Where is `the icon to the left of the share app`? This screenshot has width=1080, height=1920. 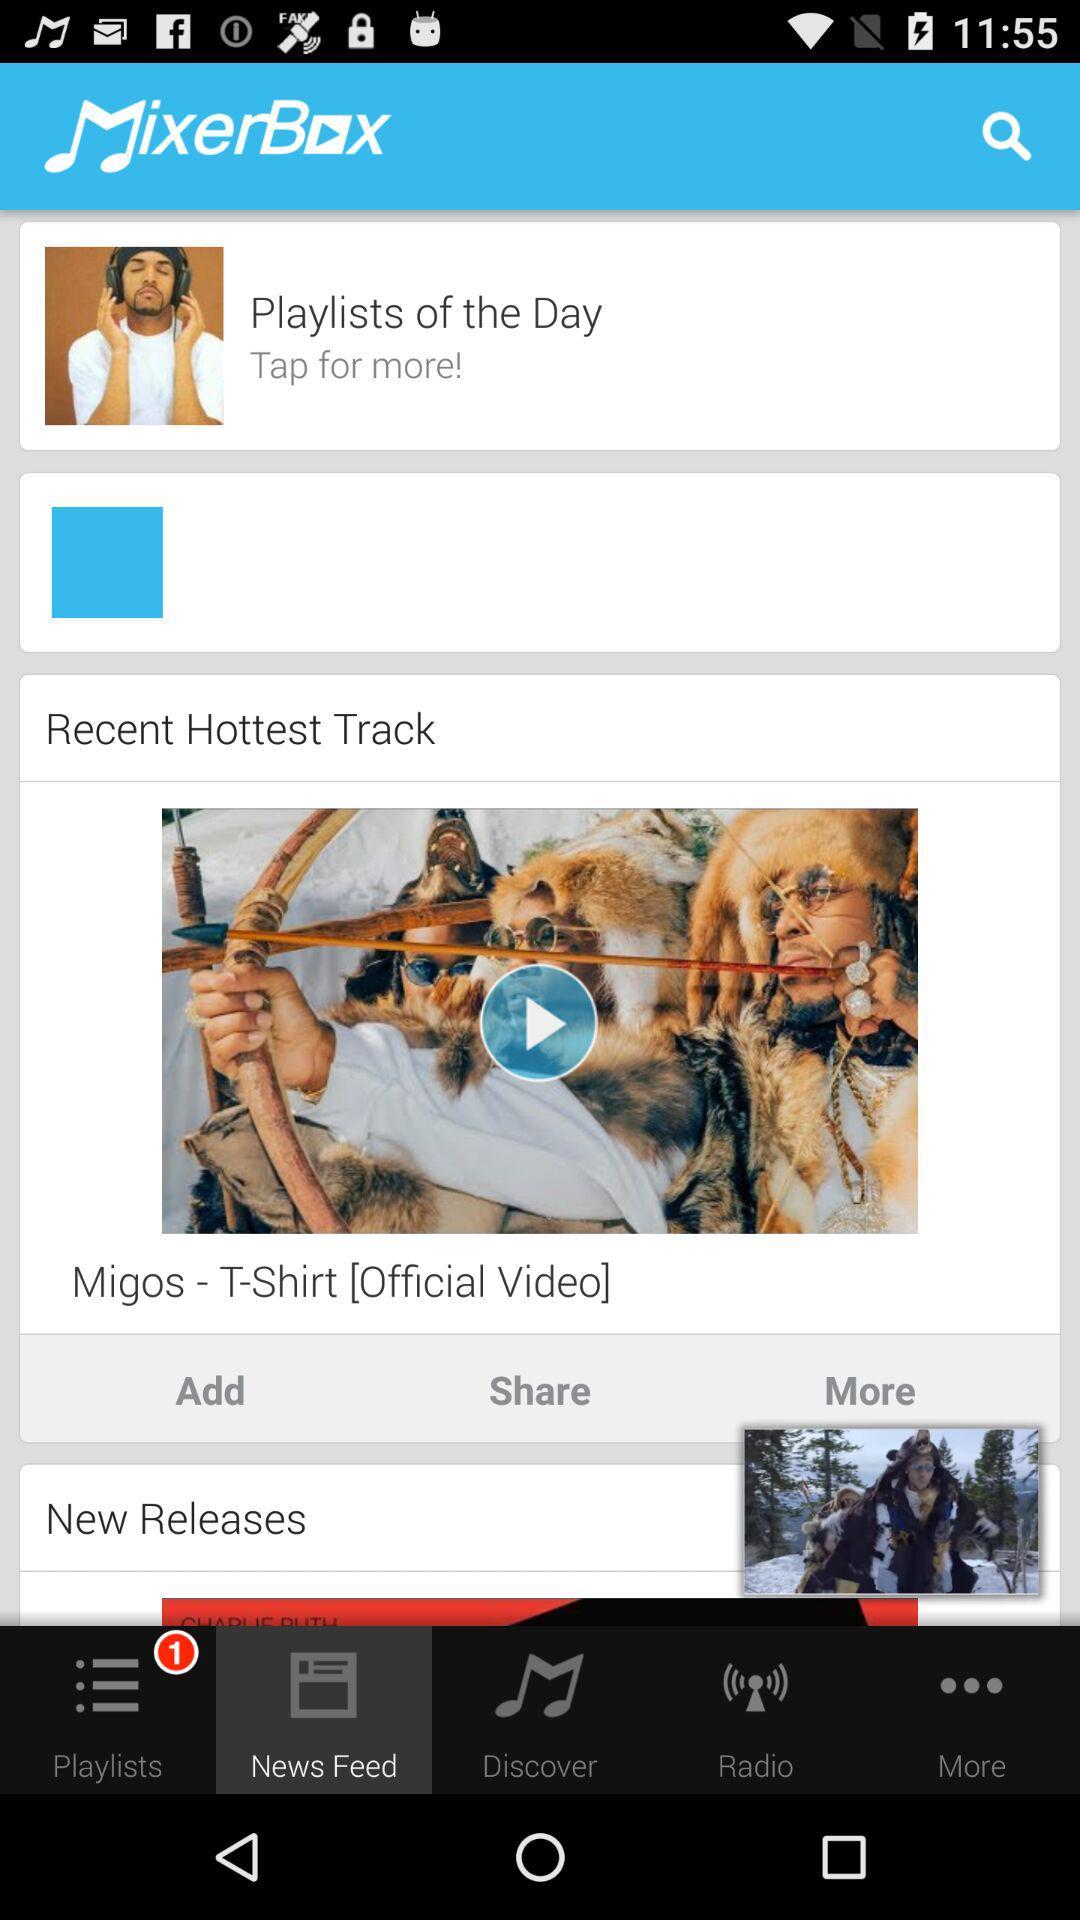 the icon to the left of the share app is located at coordinates (209, 1388).